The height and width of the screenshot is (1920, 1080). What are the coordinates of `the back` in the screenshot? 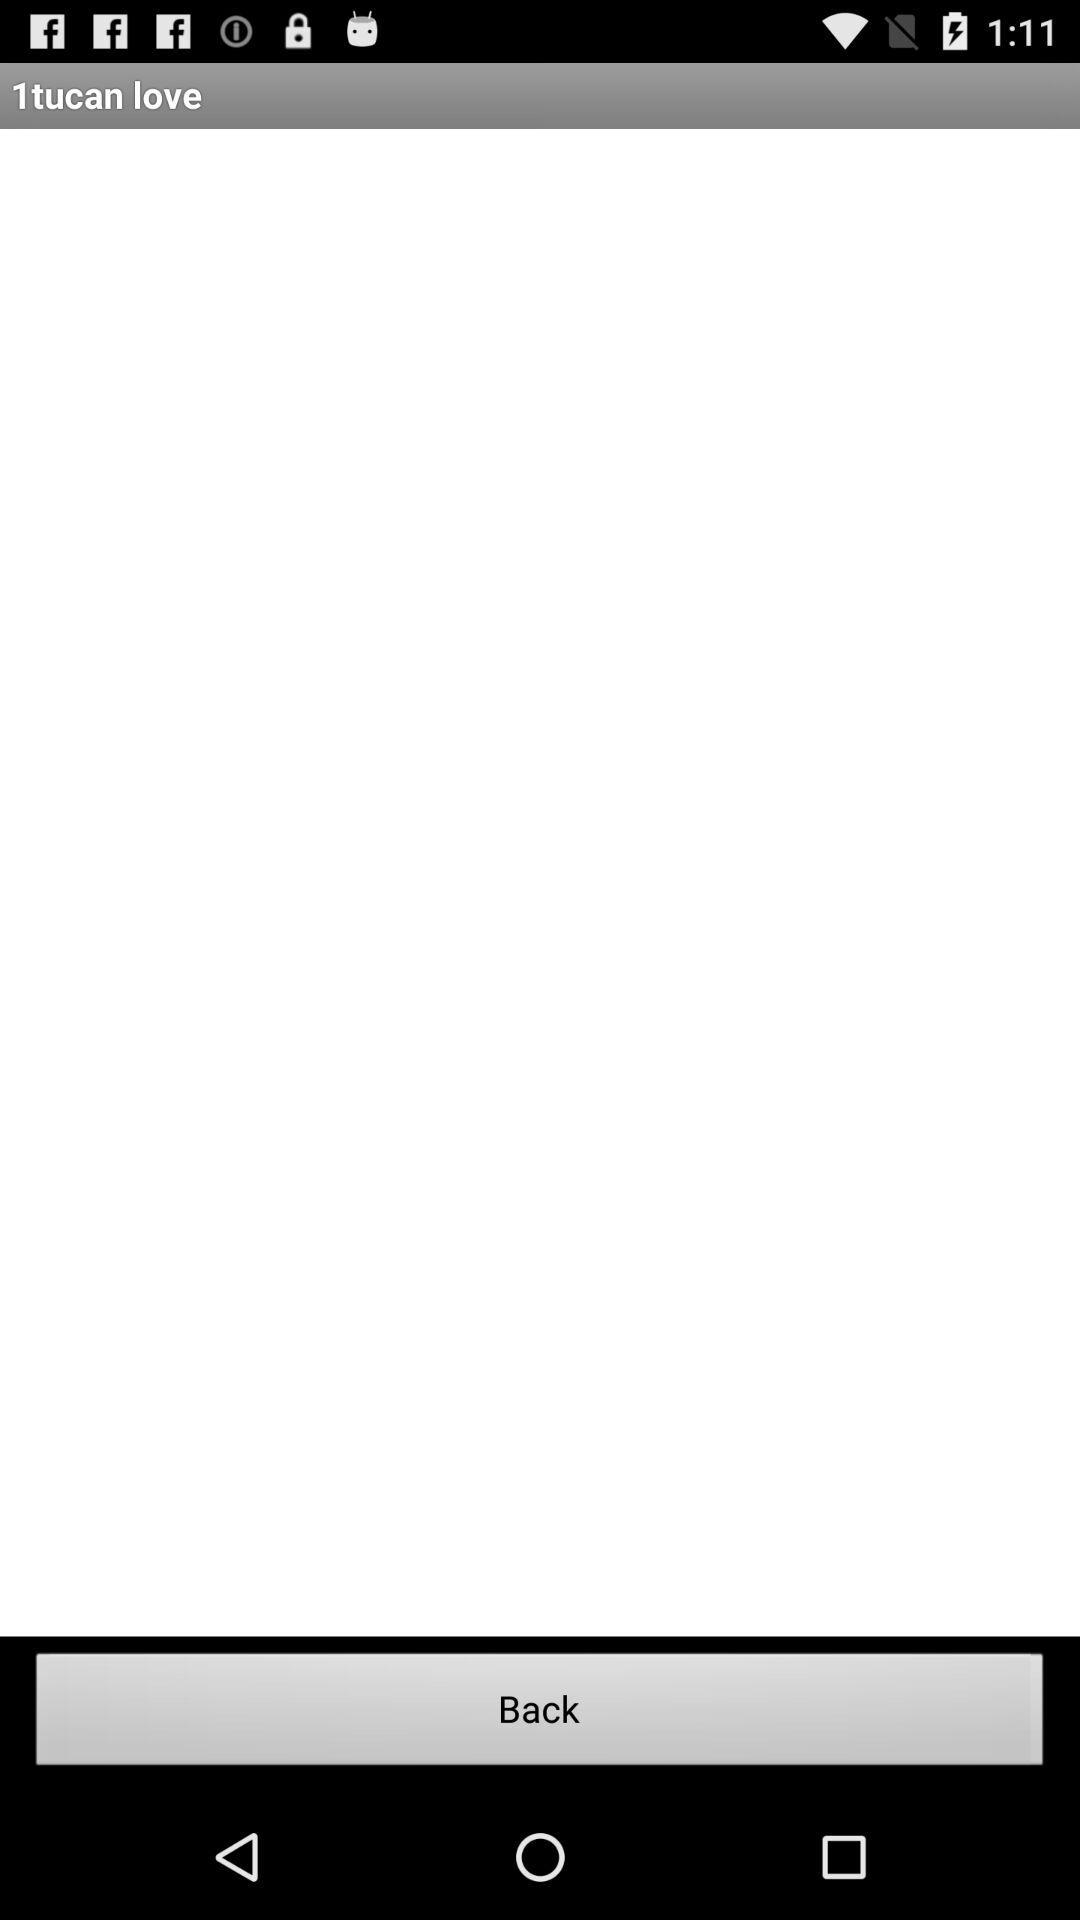 It's located at (540, 1714).